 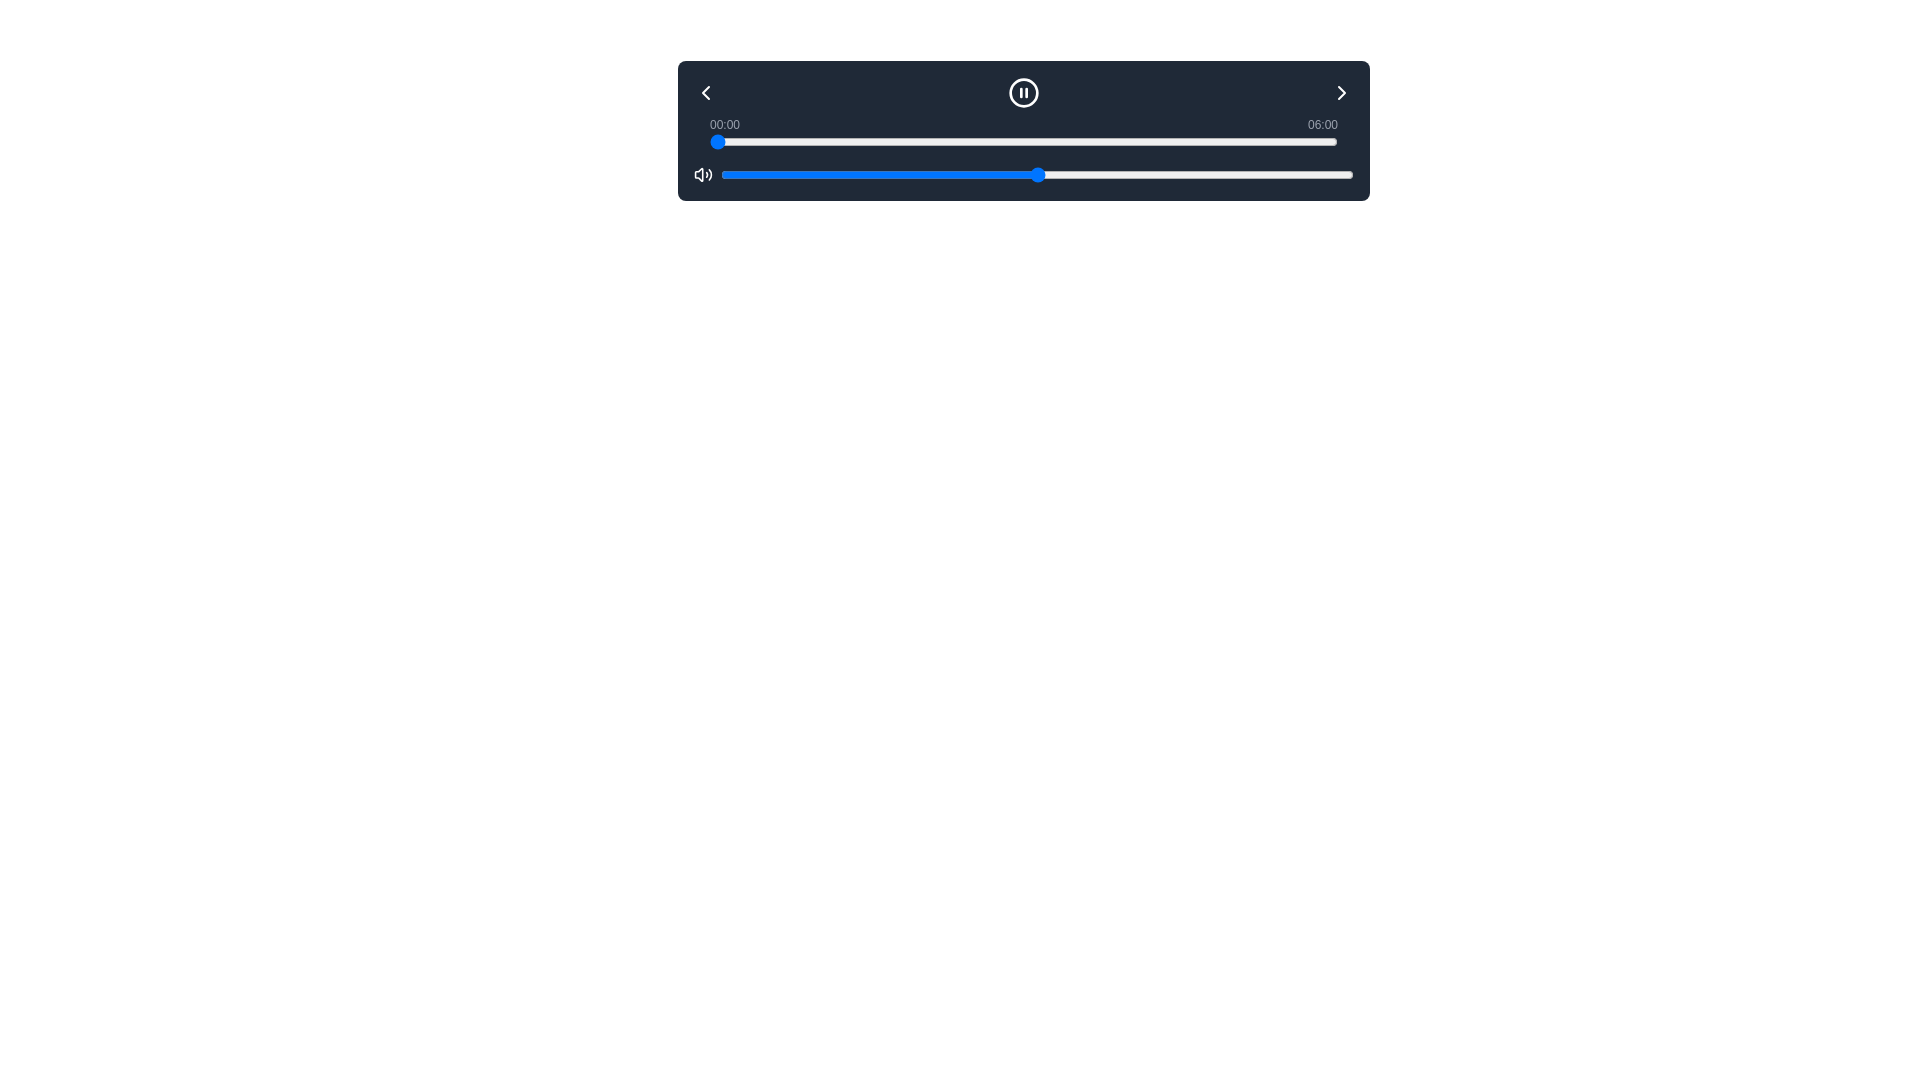 What do you see at coordinates (1221, 141) in the screenshot?
I see `the slider` at bounding box center [1221, 141].